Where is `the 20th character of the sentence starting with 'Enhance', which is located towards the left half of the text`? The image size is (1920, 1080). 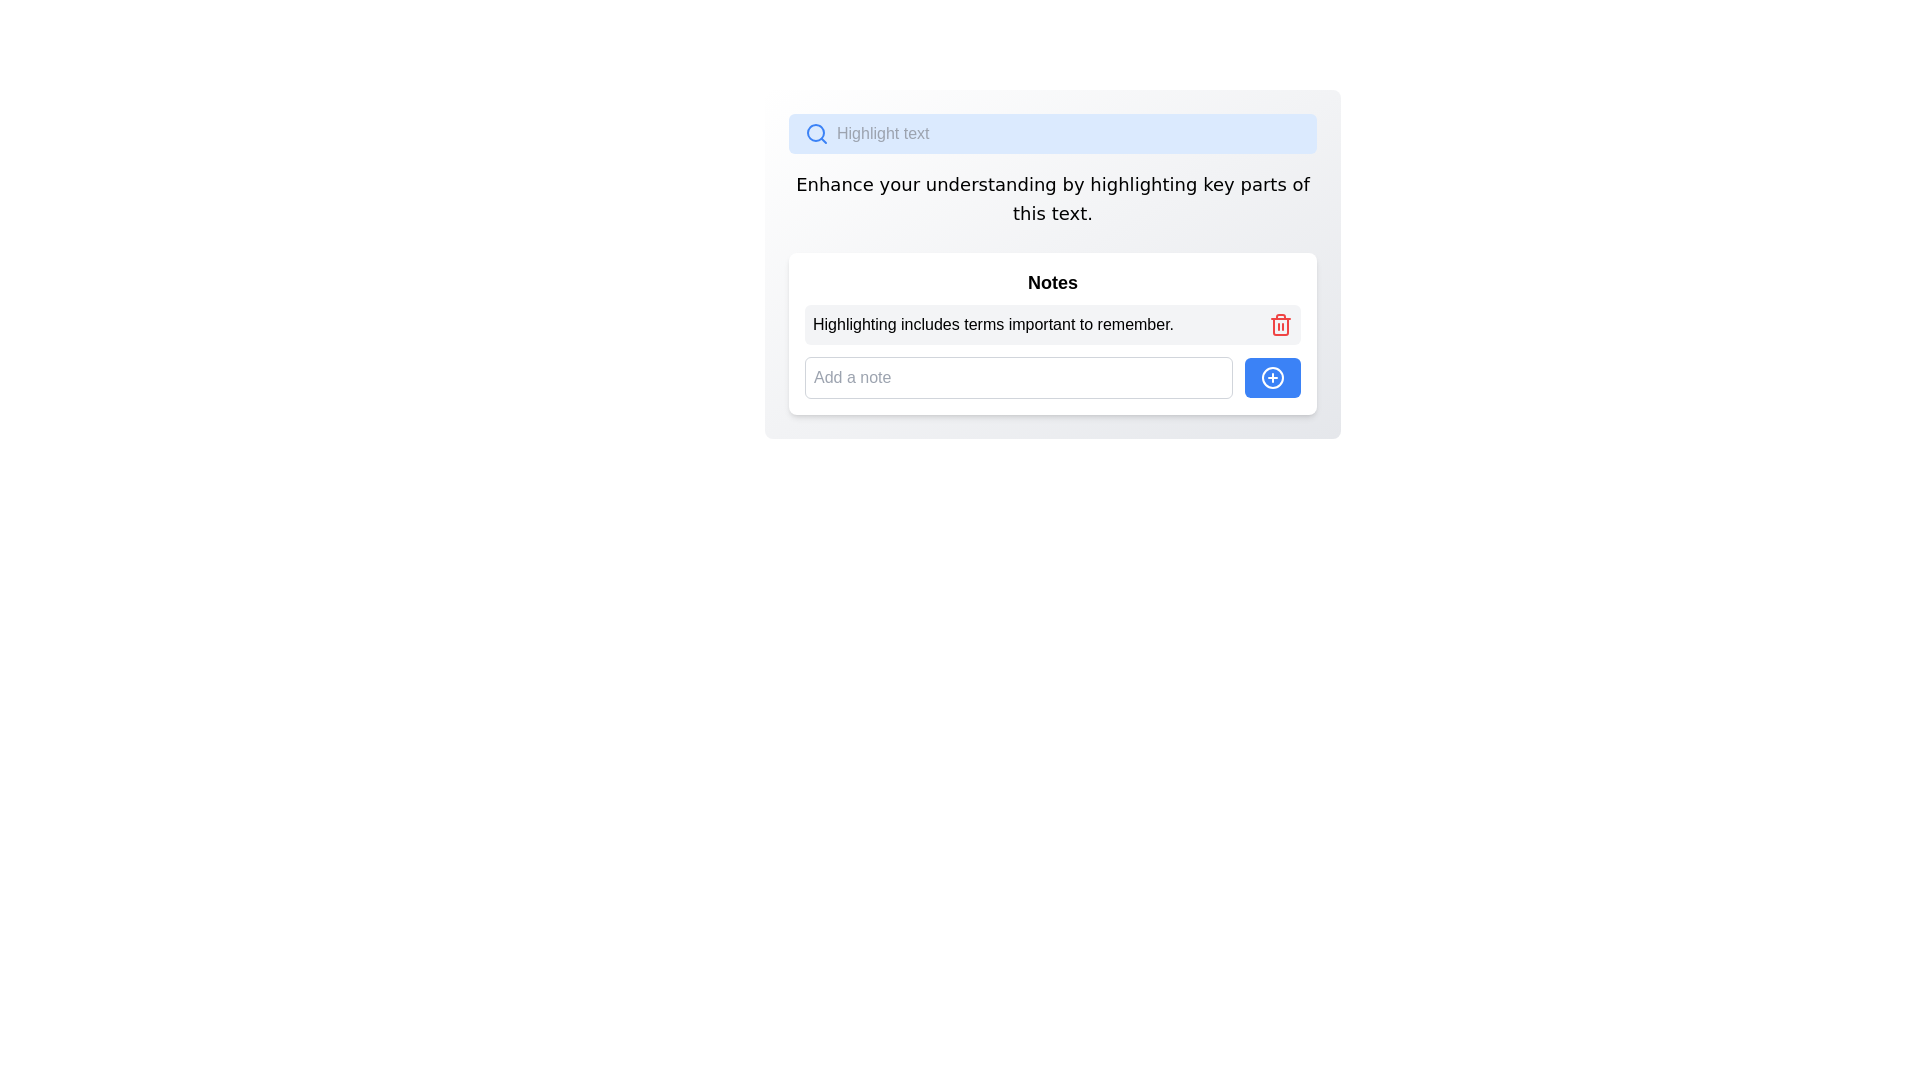
the 20th character of the sentence starting with 'Enhance', which is located towards the left half of the text is located at coordinates (905, 184).